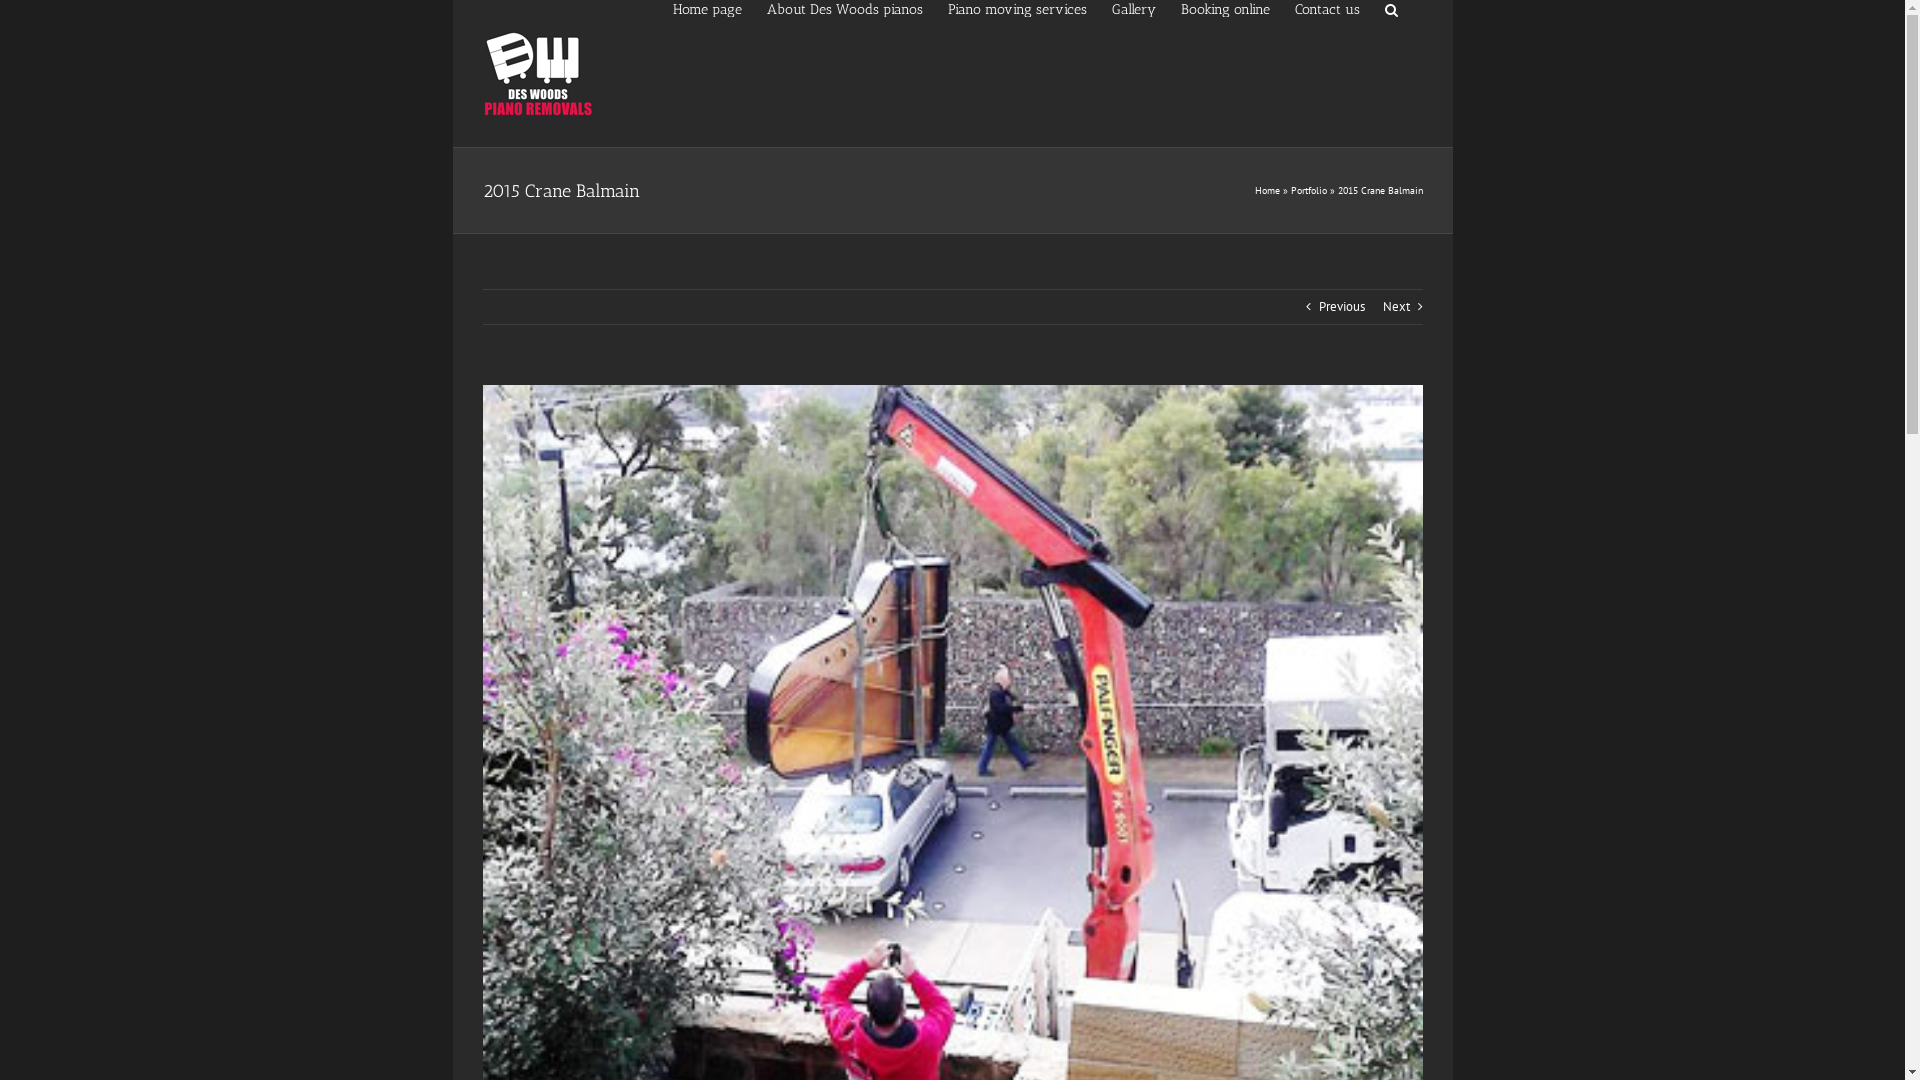 Image resolution: width=1920 pixels, height=1080 pixels. What do you see at coordinates (1308, 190) in the screenshot?
I see `'Portfolio'` at bounding box center [1308, 190].